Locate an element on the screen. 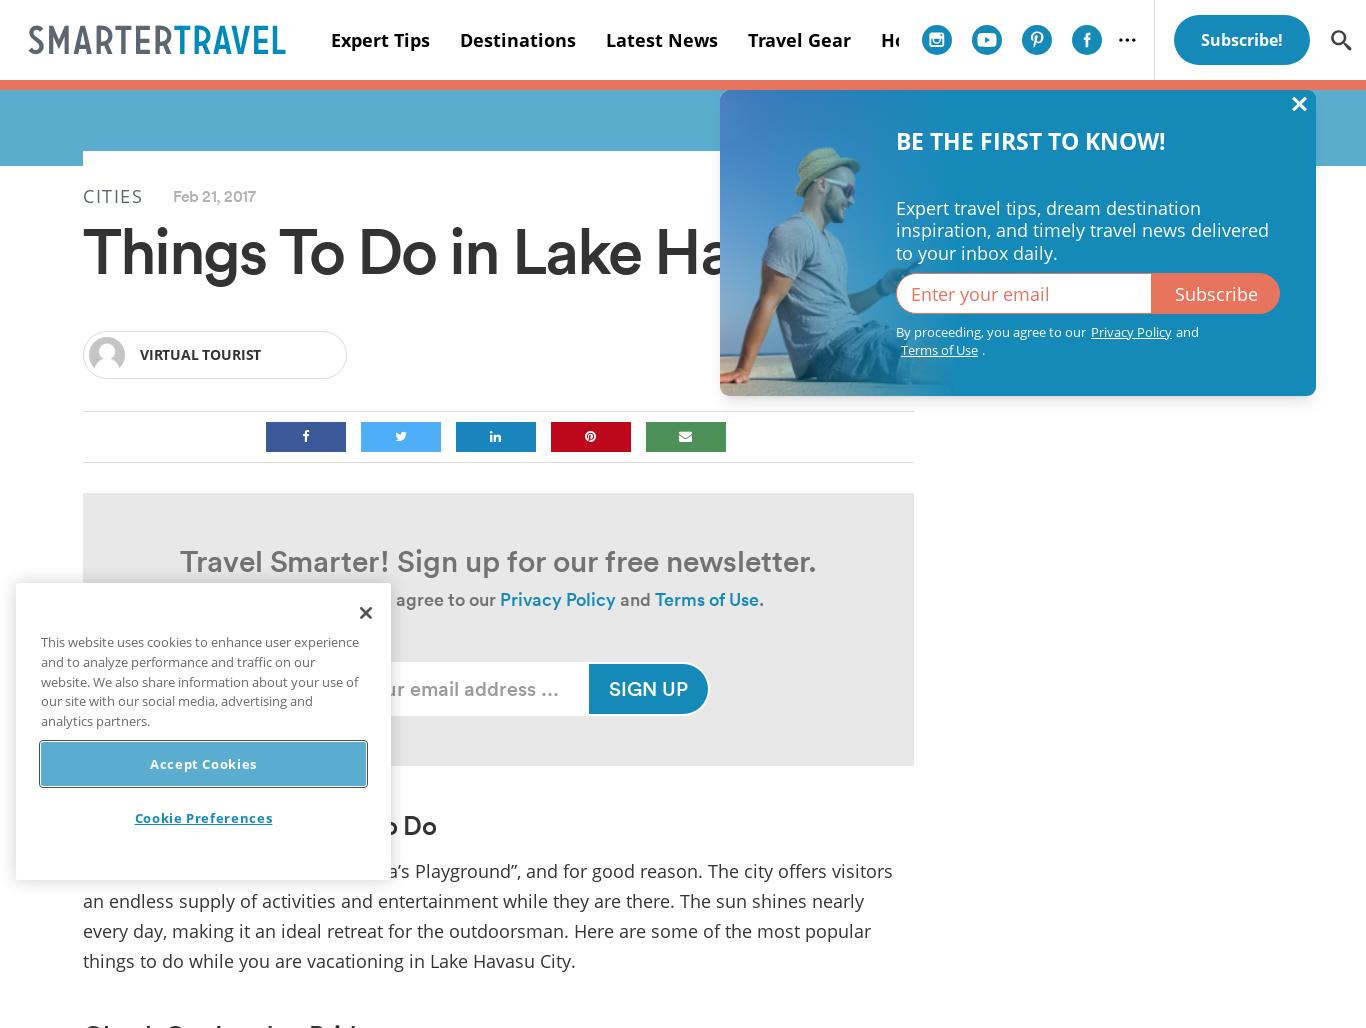 This screenshot has height=1028, width=1366. 'Lake Havasu is referred to as “Arizona’s Playground”, and for good reason. The city offers visitors an endless supply of activities and entertainment while they are there. The sun shines nearly every day, making it an ideal retreat for the outdoorsman. Here are some of the most popular things to do while you are vacationing in Lake Havasu City.' is located at coordinates (487, 915).